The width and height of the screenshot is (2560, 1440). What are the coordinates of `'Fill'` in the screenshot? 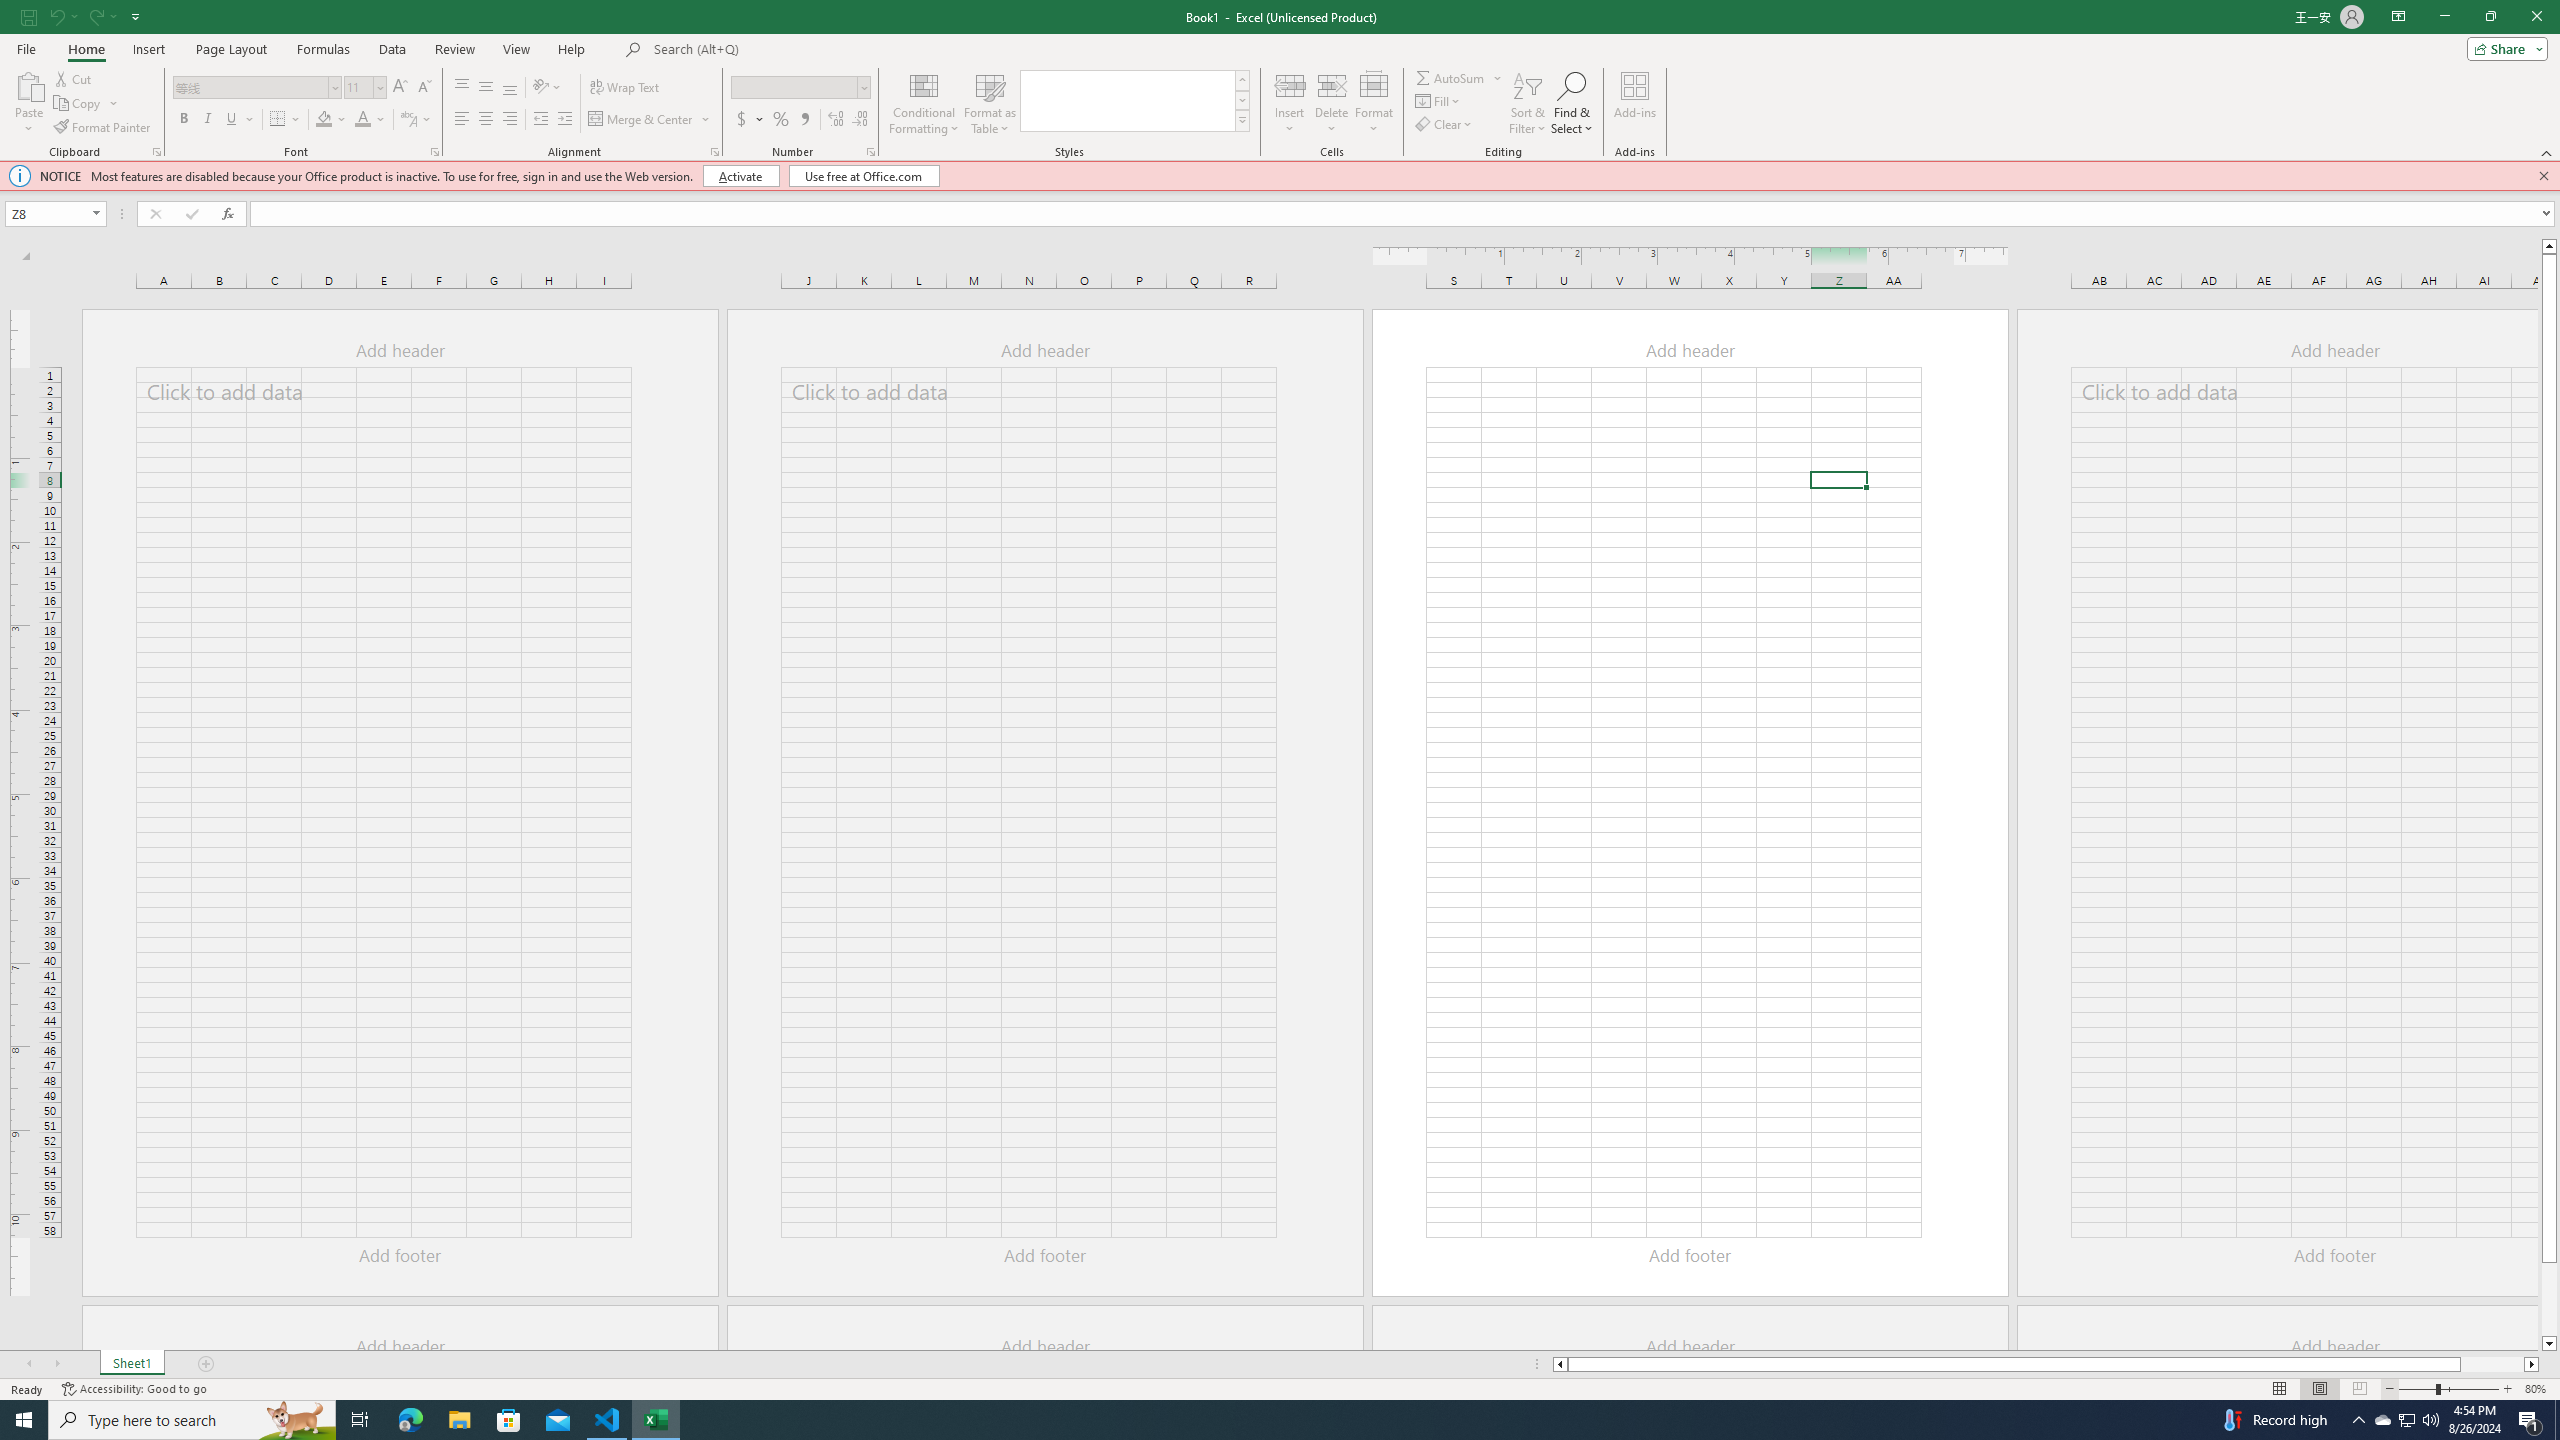 It's located at (1439, 99).